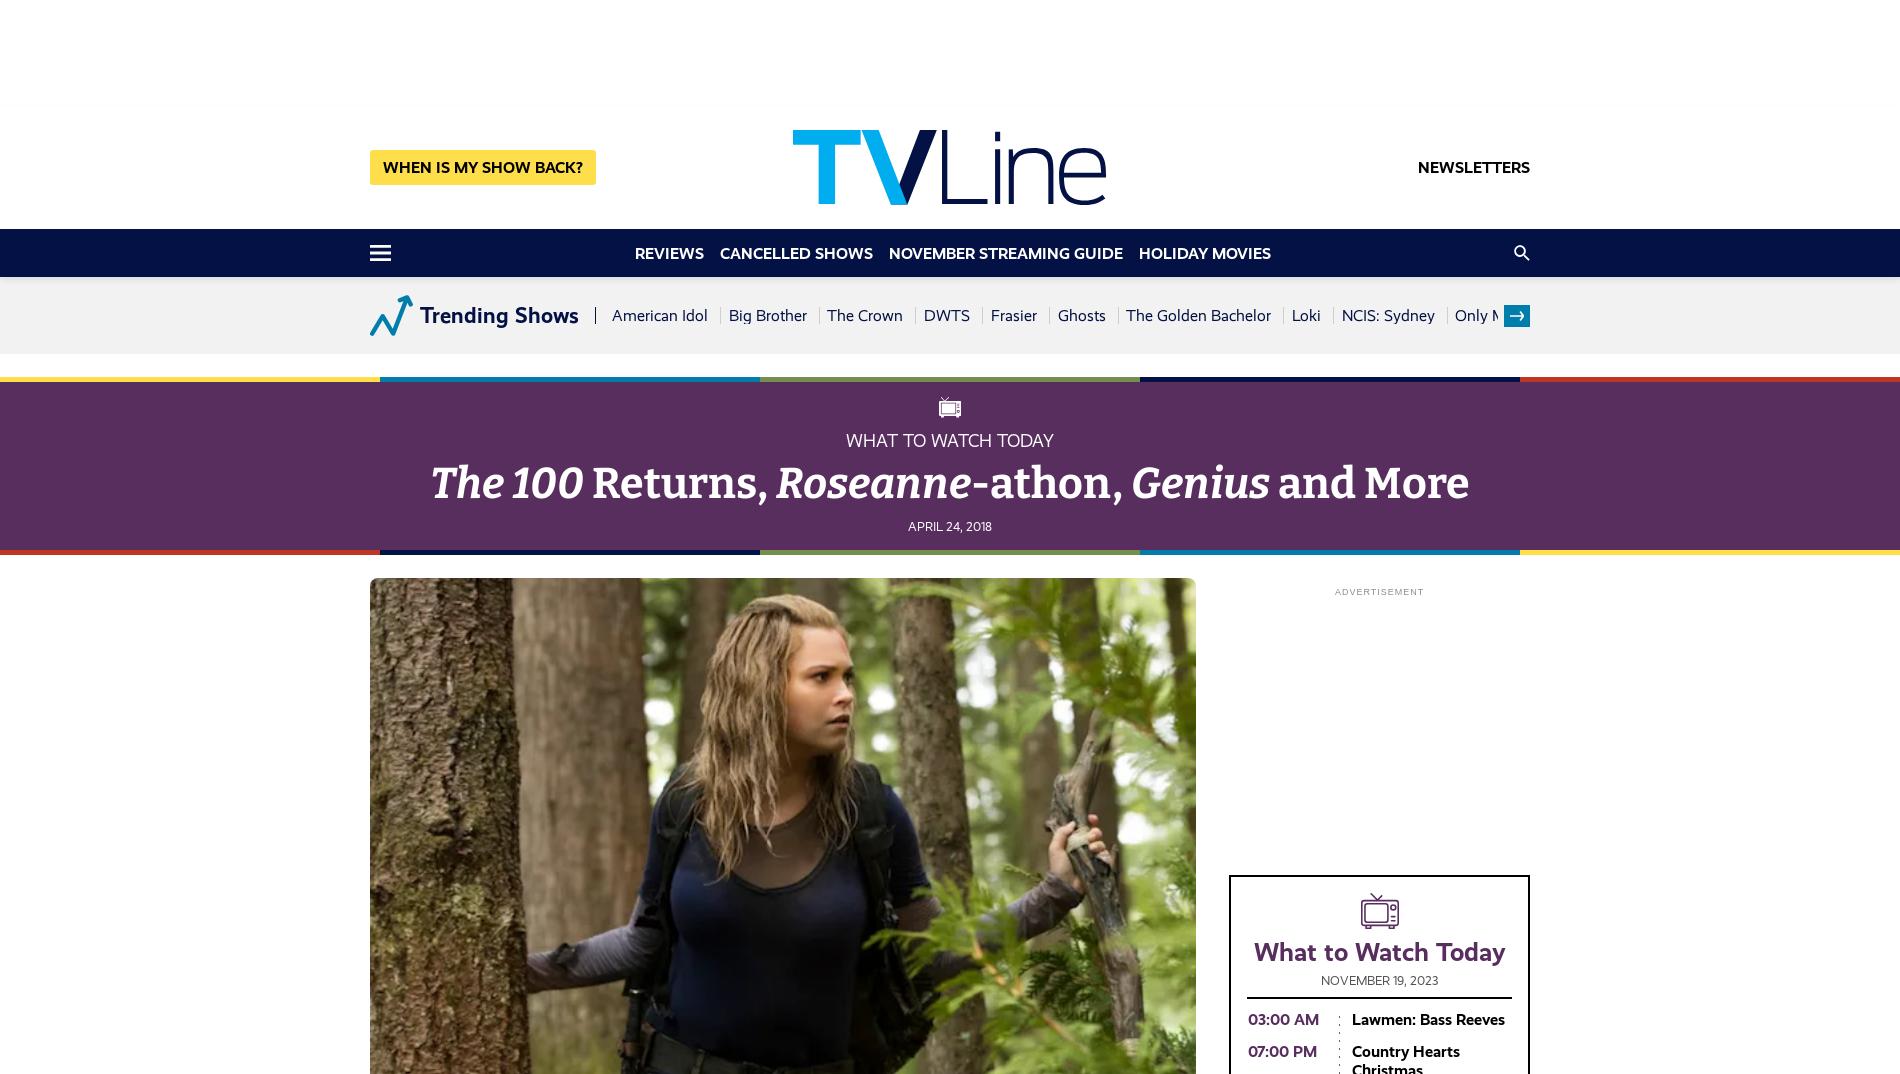 This screenshot has height=1074, width=1900. What do you see at coordinates (1589, 315) in the screenshot?
I see `'Sistas'` at bounding box center [1589, 315].